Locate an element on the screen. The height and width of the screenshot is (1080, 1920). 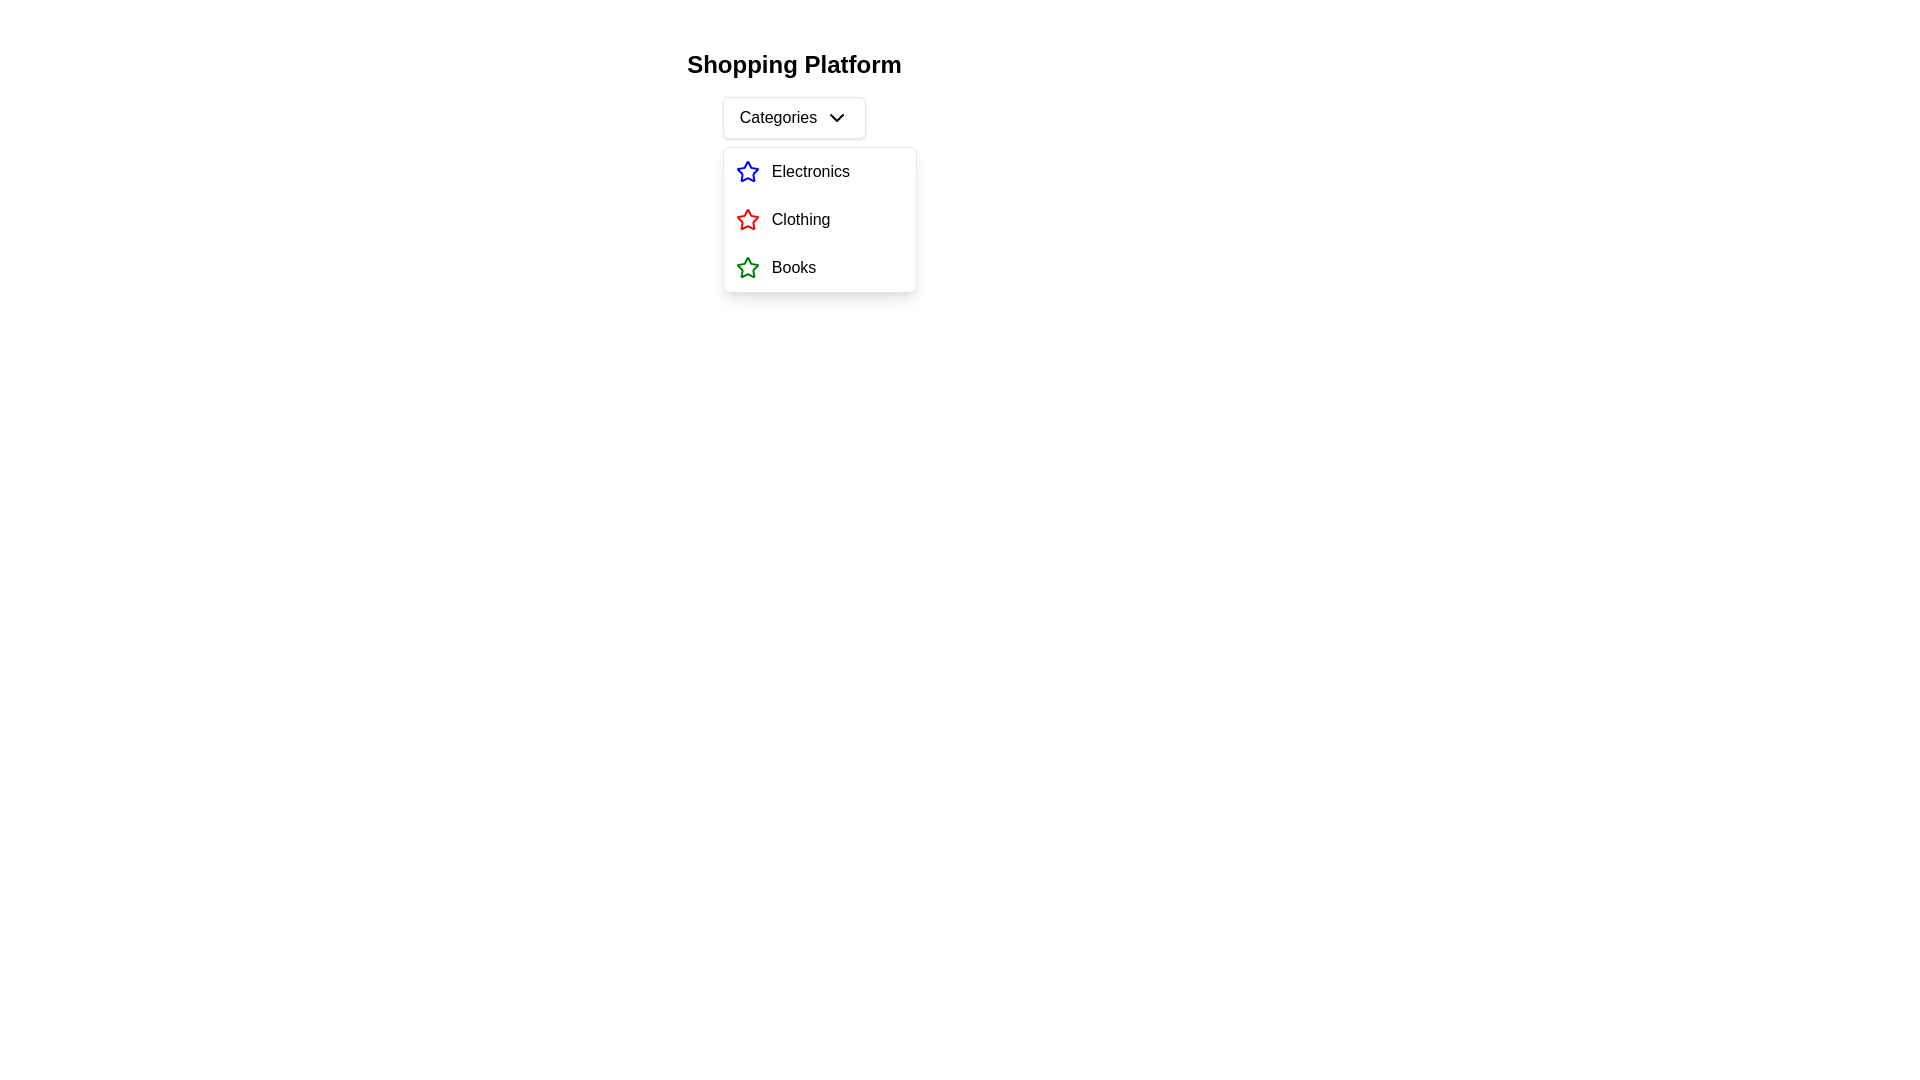
the star icon representing the 'Clothing' menu item in the dropdown menu under 'Categories' on the 'Shopping Platform' interface is located at coordinates (746, 219).